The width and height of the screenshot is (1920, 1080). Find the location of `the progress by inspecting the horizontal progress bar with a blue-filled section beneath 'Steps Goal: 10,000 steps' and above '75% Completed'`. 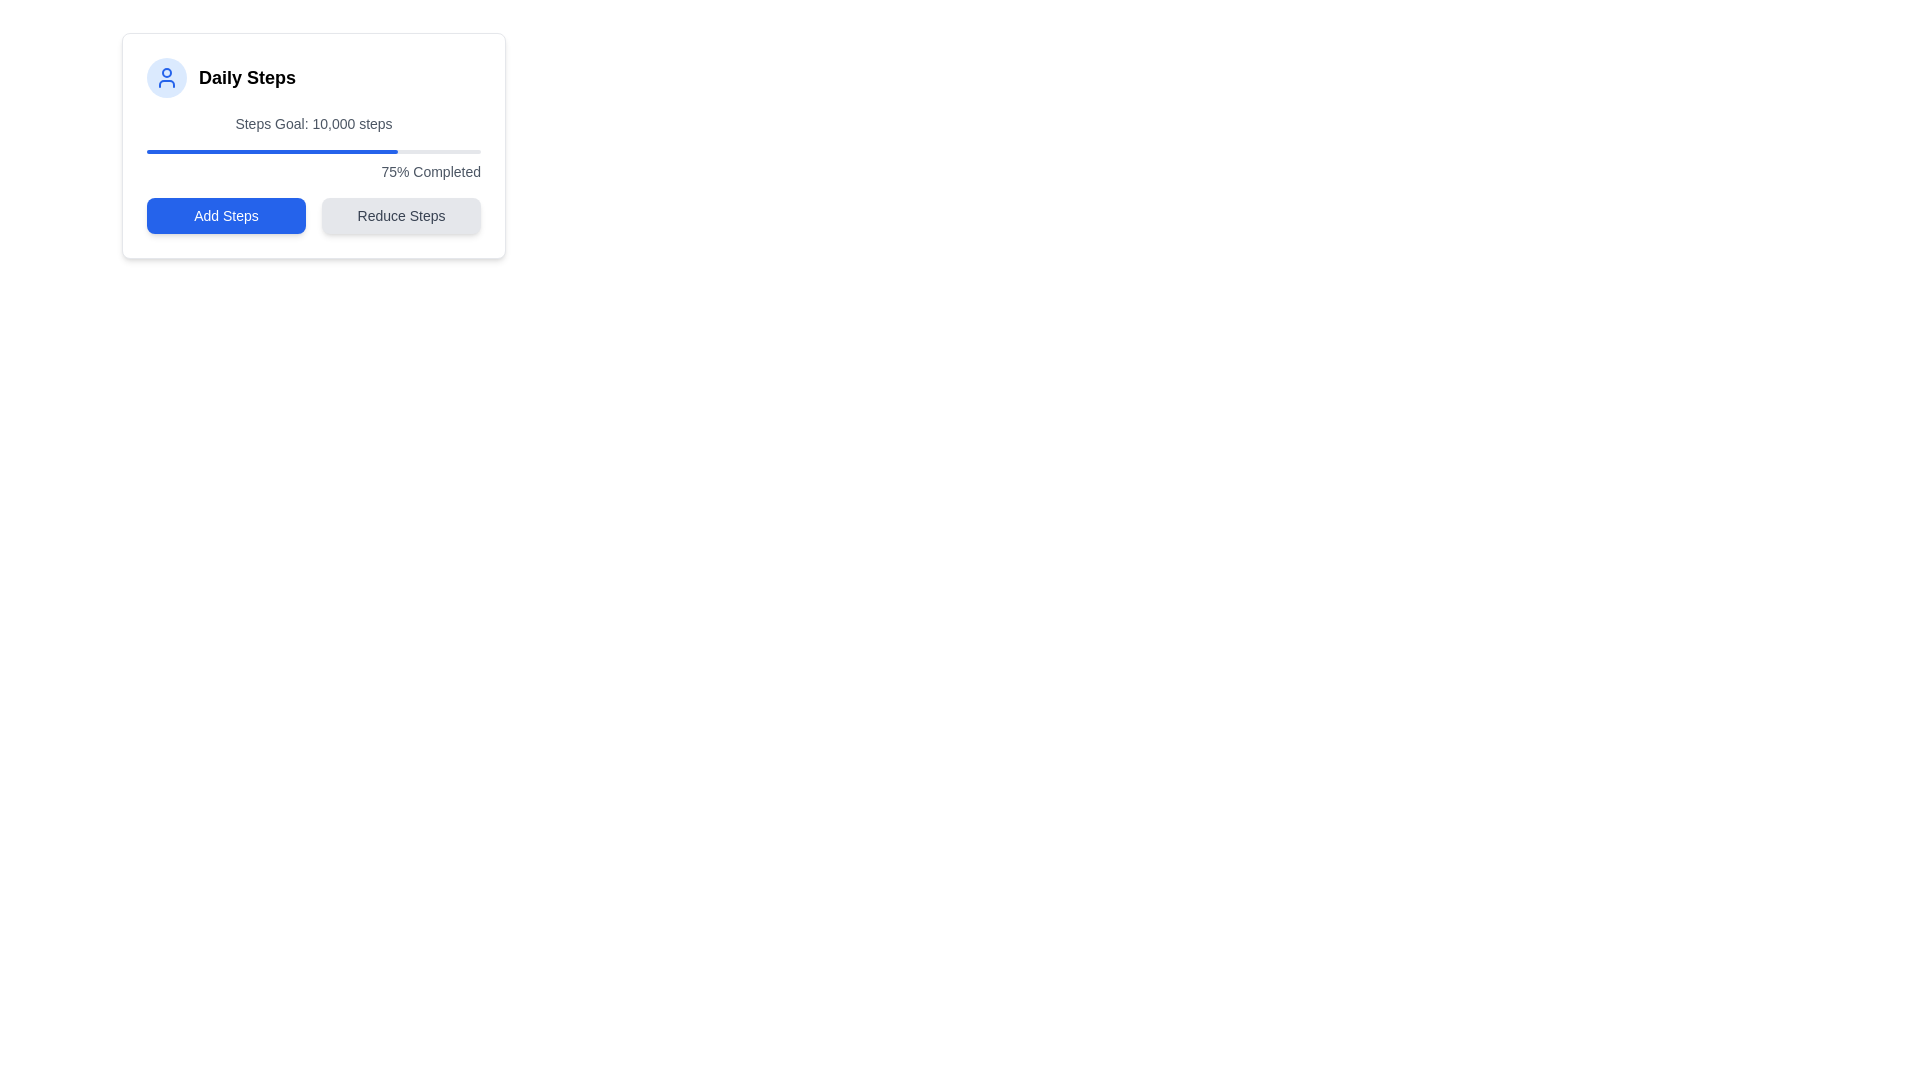

the progress by inspecting the horizontal progress bar with a blue-filled section beneath 'Steps Goal: 10,000 steps' and above '75% Completed' is located at coordinates (312, 150).